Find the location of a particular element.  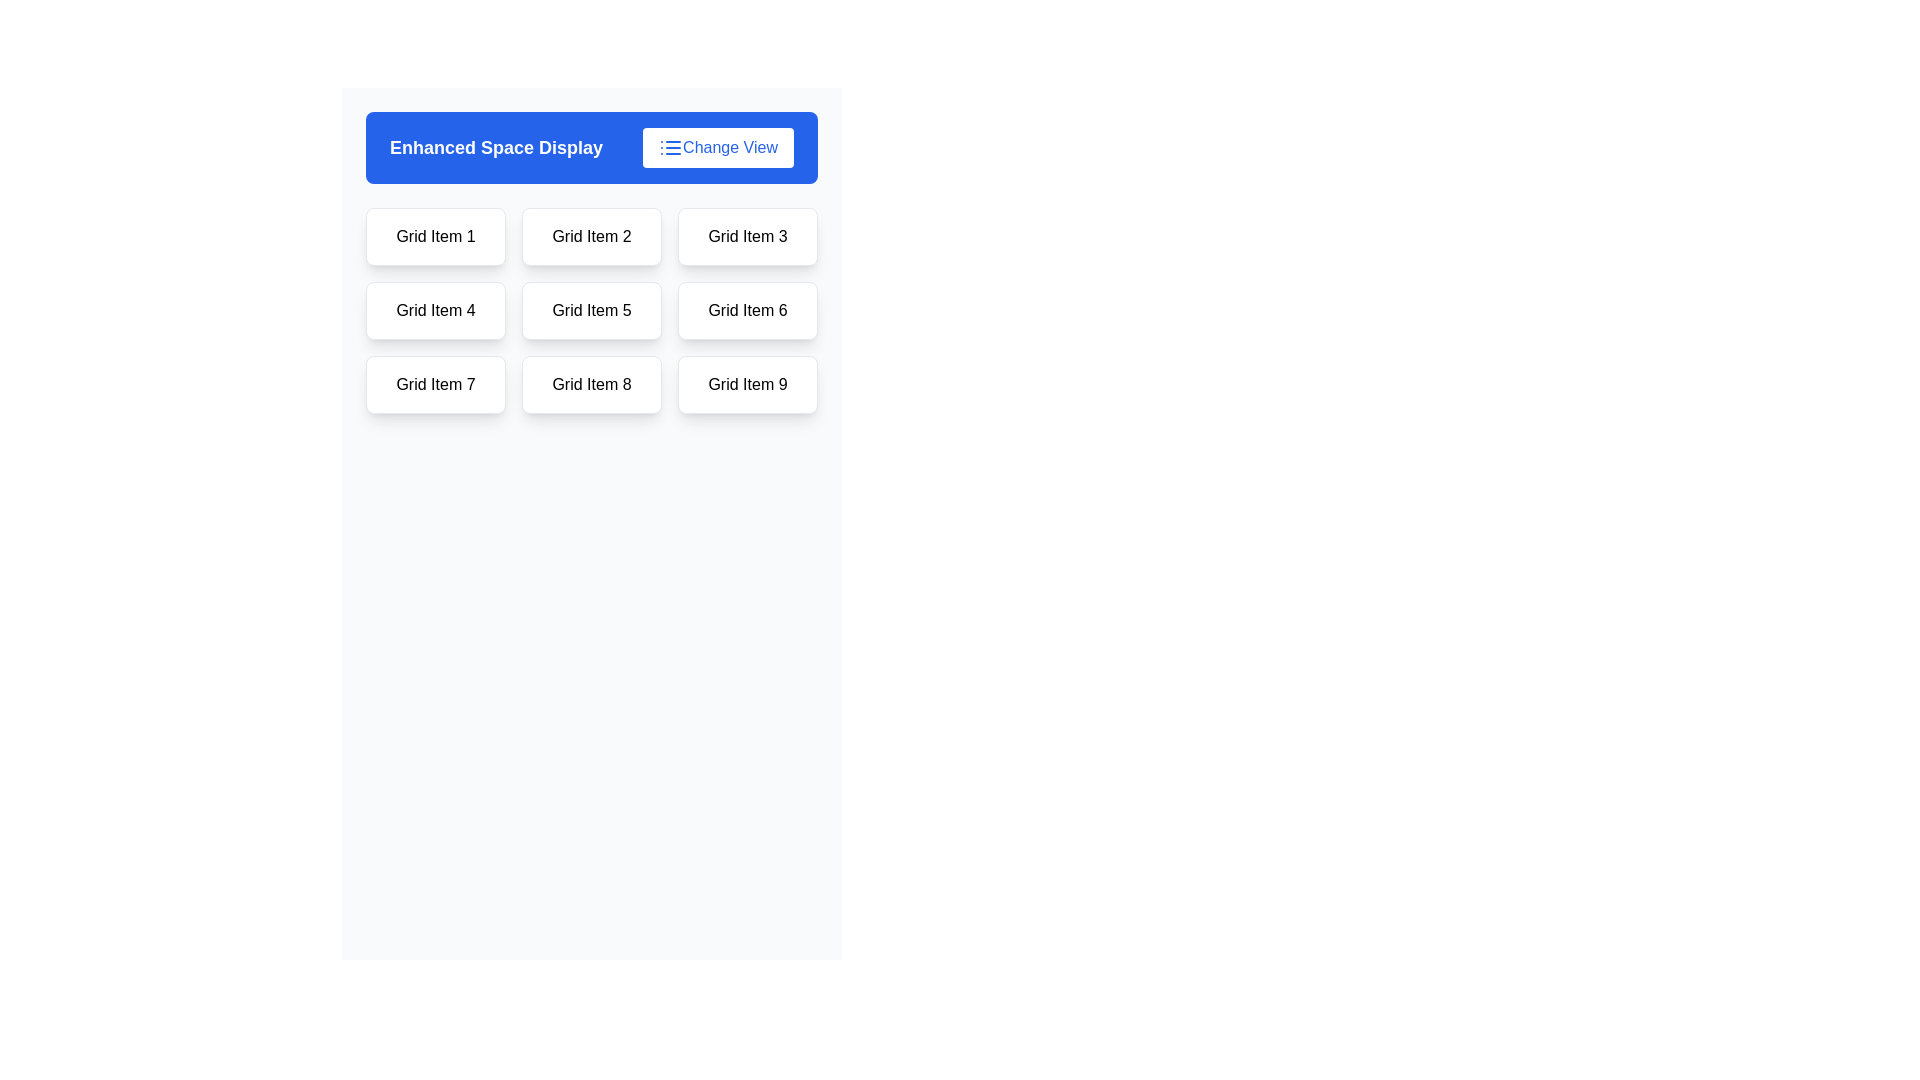

the Display Card labeled 'Grid Item 4', which is the fourth item in a grid layout located in the second row, first column is located at coordinates (435, 311).